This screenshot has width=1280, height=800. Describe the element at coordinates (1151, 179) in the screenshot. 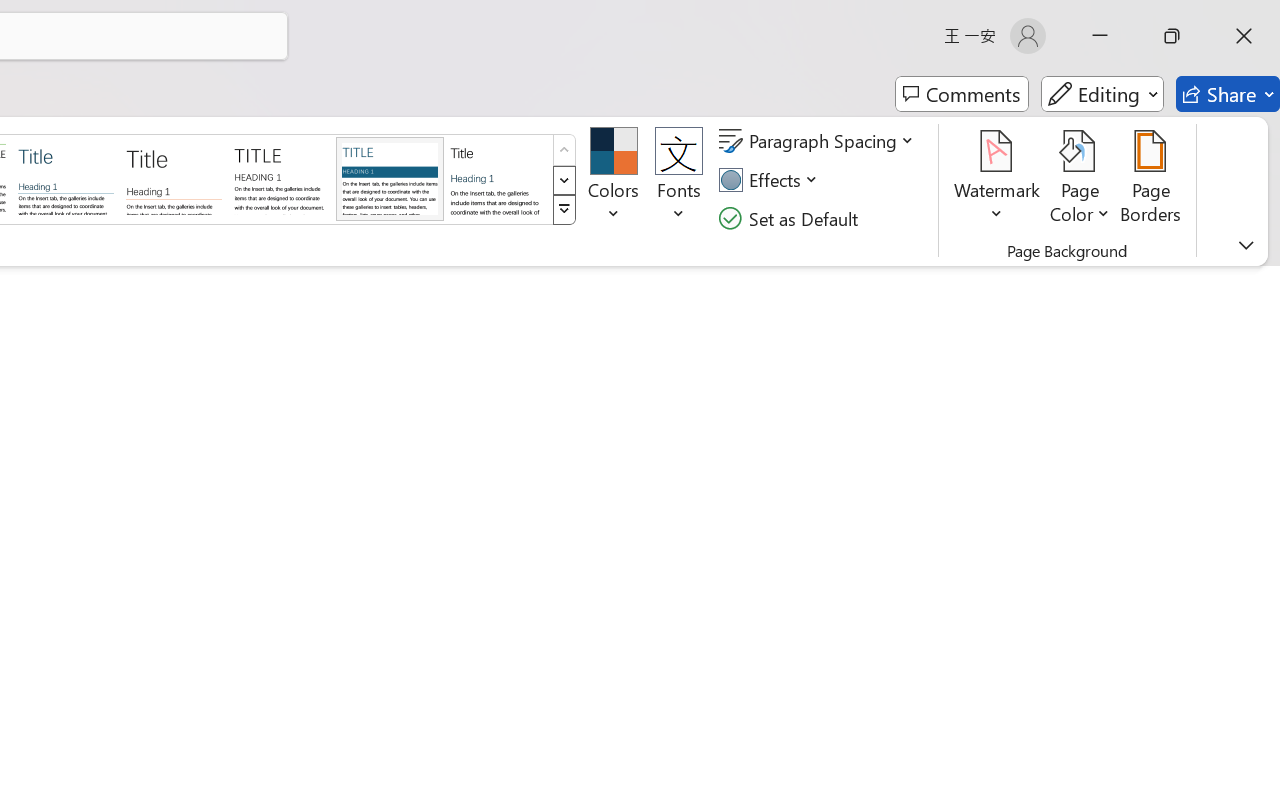

I see `'Page Borders...'` at that location.